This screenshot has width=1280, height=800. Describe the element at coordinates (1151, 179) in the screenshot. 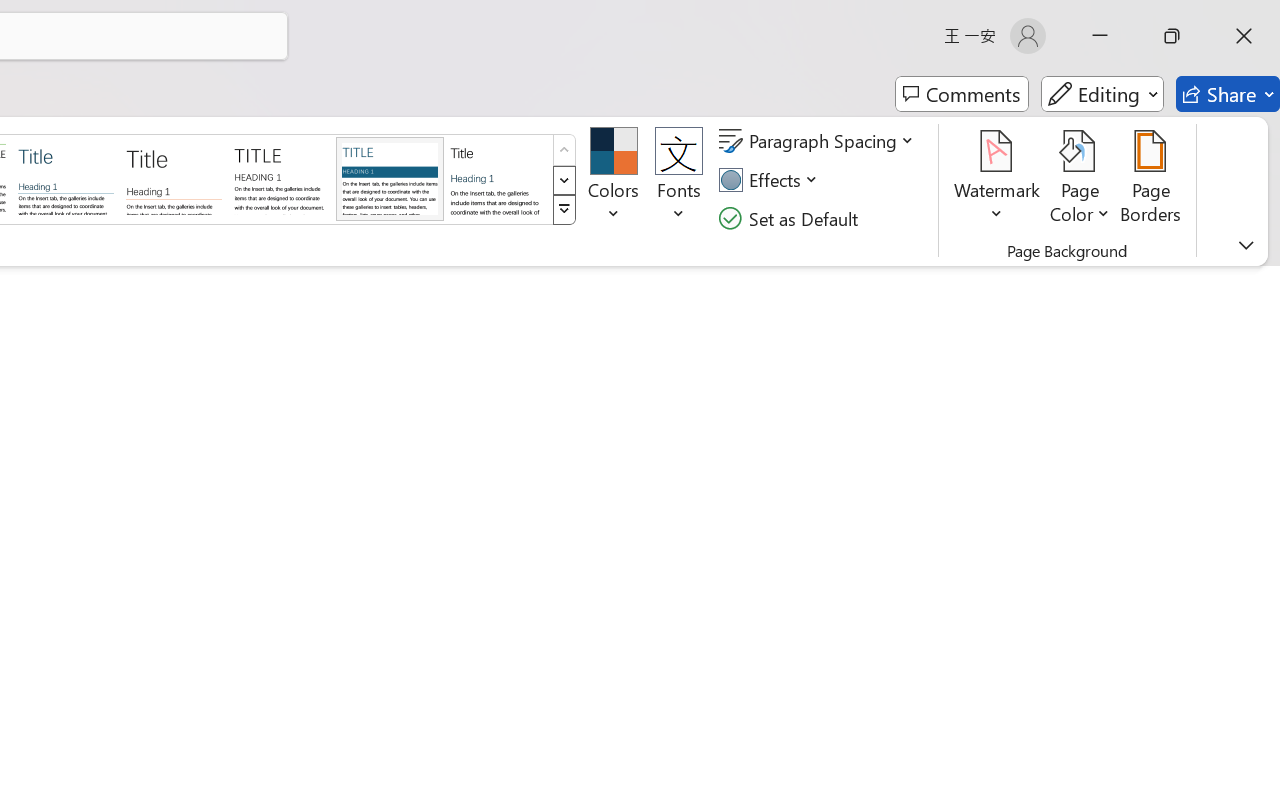

I see `'Page Borders...'` at that location.